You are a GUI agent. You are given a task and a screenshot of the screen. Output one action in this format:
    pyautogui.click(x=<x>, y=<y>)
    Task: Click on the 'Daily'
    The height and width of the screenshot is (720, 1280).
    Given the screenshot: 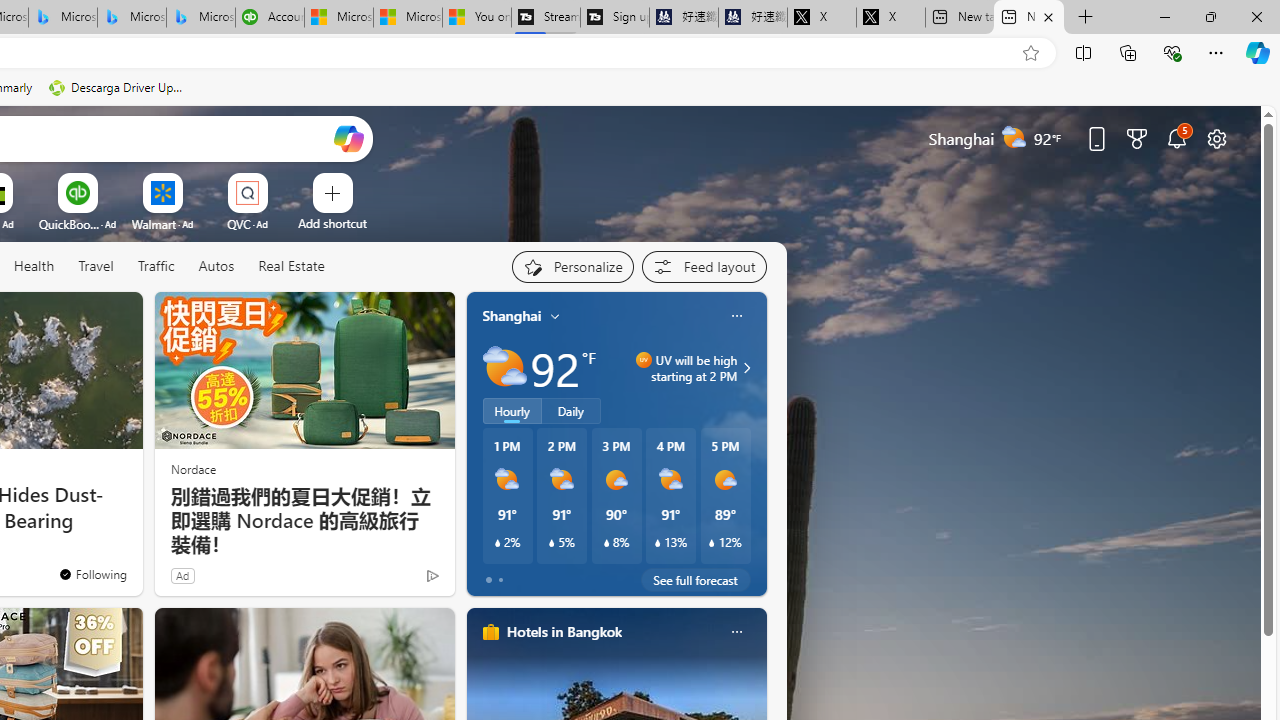 What is the action you would take?
    pyautogui.click(x=570, y=410)
    